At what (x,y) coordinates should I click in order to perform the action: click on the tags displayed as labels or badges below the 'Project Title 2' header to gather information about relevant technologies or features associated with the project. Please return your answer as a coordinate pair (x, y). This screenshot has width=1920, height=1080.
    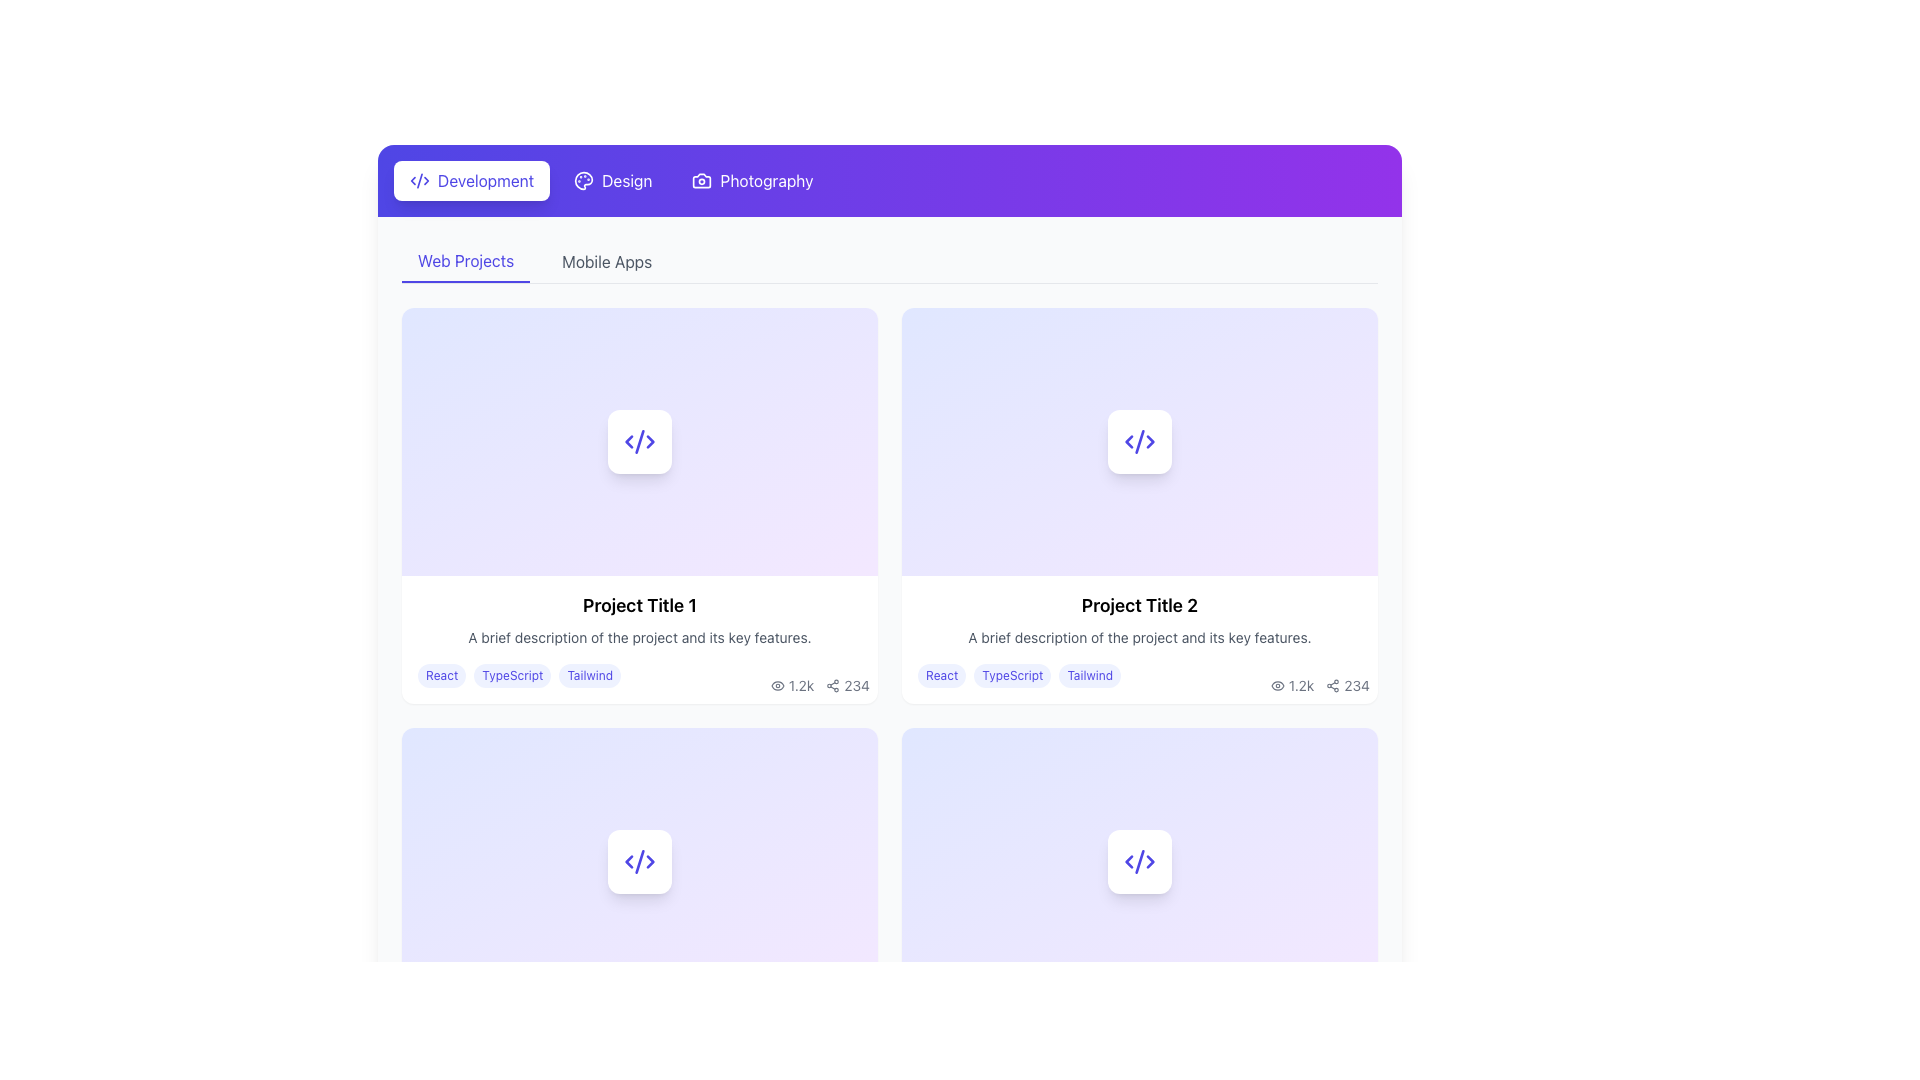
    Looking at the image, I should click on (1140, 675).